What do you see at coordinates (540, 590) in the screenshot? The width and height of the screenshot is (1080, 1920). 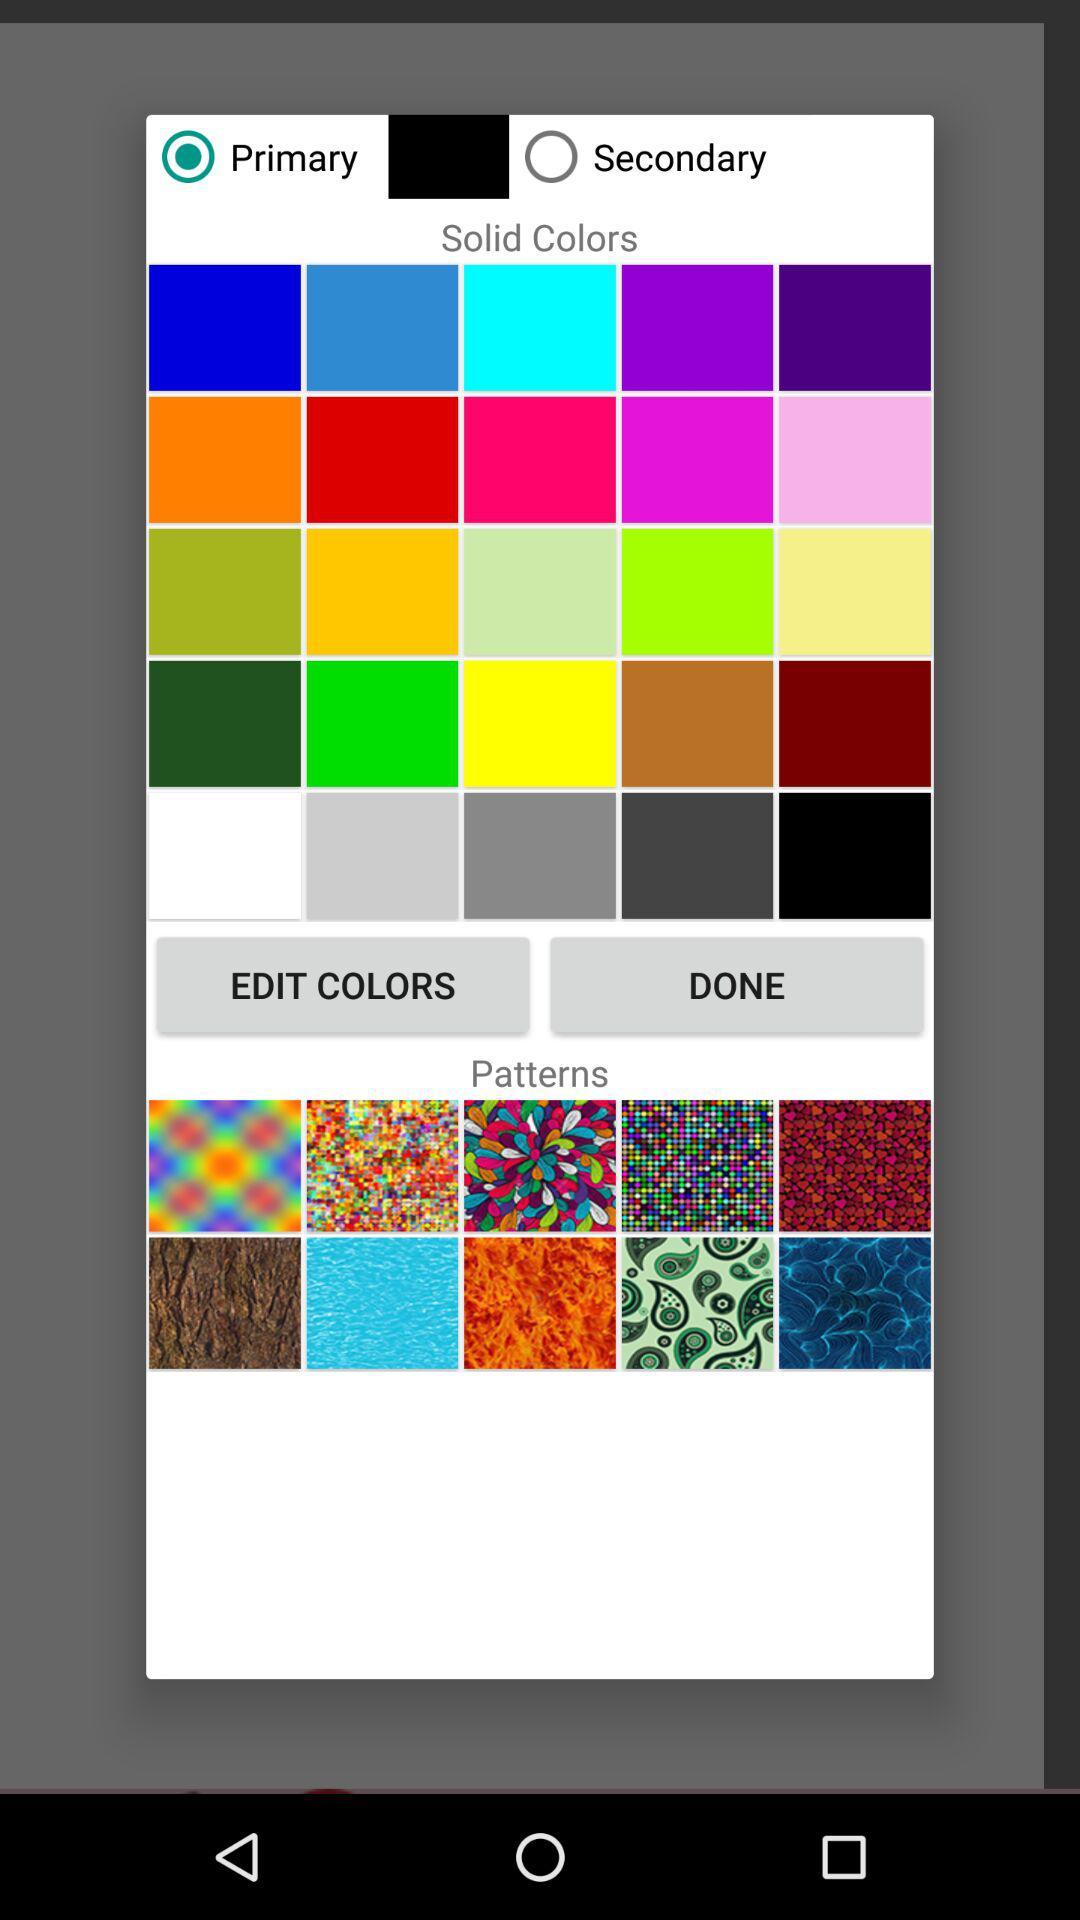 I see `choose mint green color` at bounding box center [540, 590].